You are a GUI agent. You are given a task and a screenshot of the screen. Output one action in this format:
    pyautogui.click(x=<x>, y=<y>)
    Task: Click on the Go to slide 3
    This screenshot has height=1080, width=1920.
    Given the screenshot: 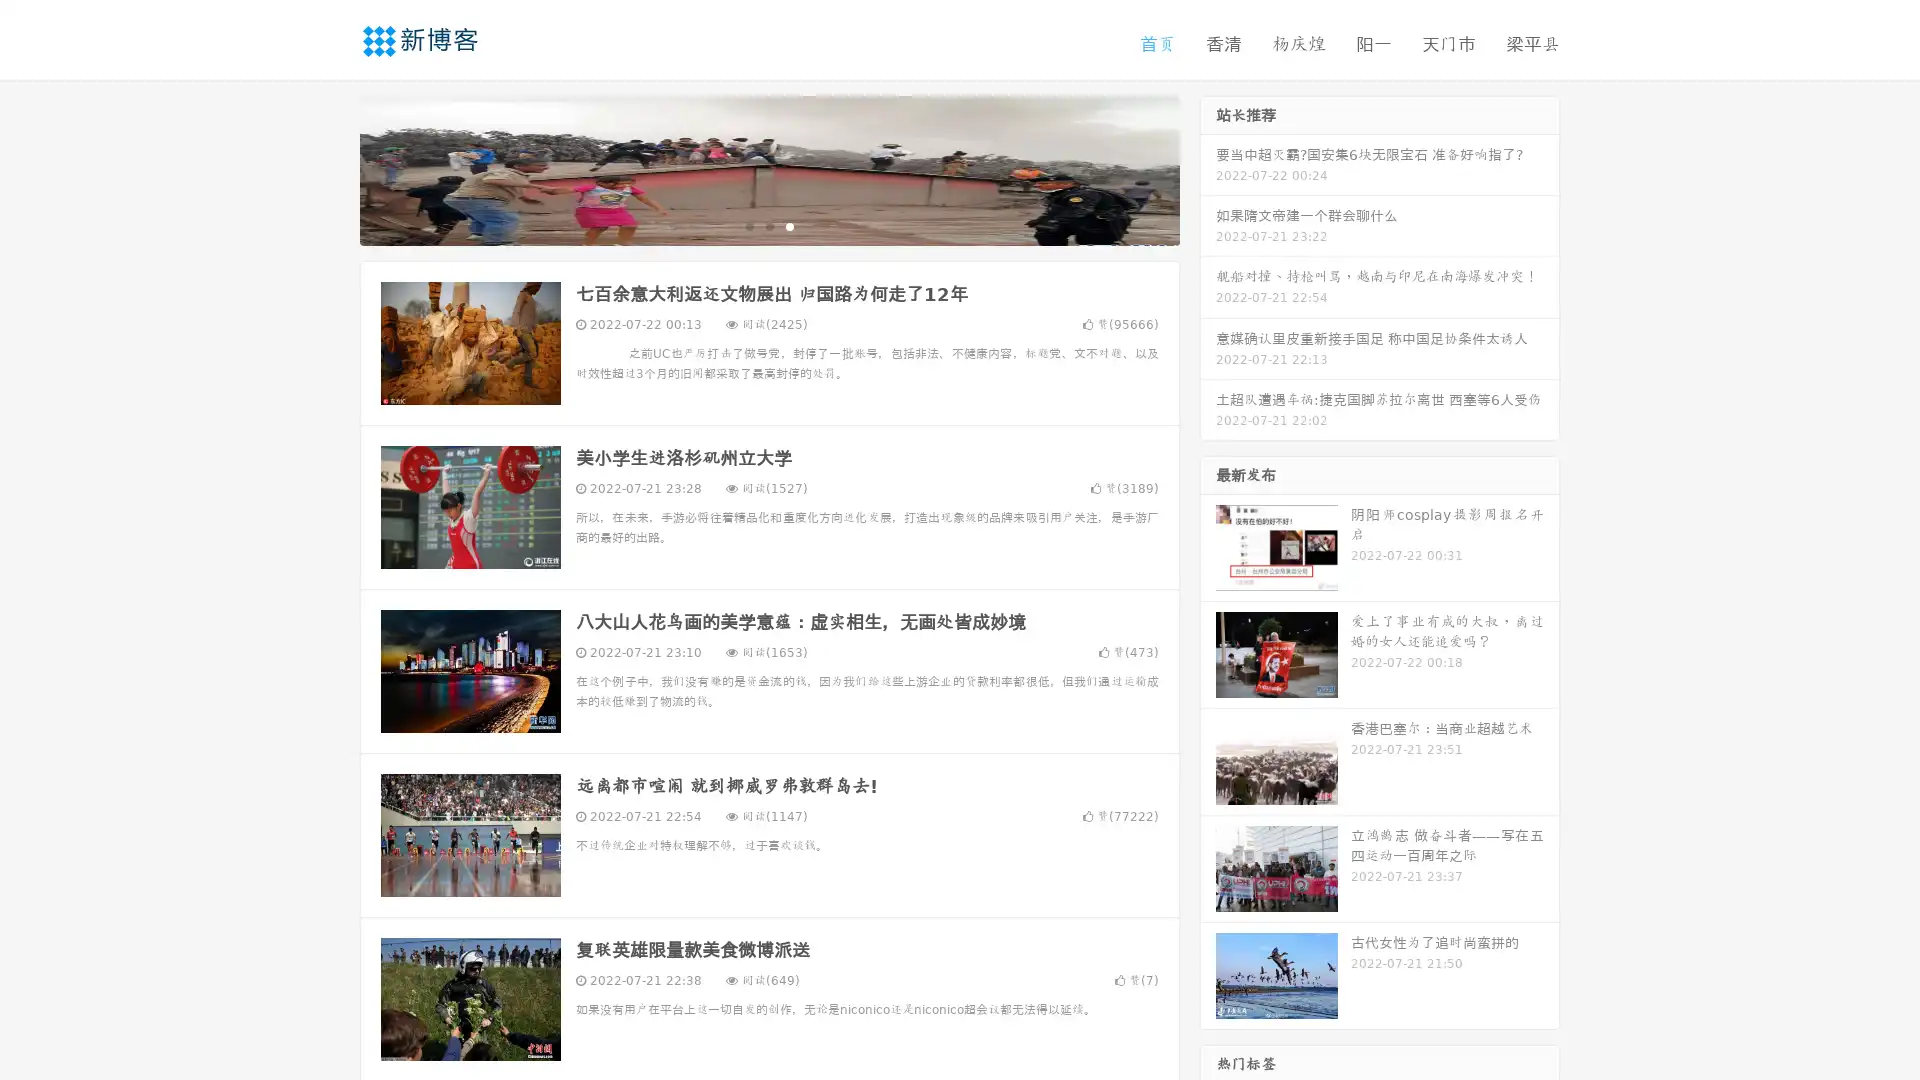 What is the action you would take?
    pyautogui.click(x=789, y=225)
    